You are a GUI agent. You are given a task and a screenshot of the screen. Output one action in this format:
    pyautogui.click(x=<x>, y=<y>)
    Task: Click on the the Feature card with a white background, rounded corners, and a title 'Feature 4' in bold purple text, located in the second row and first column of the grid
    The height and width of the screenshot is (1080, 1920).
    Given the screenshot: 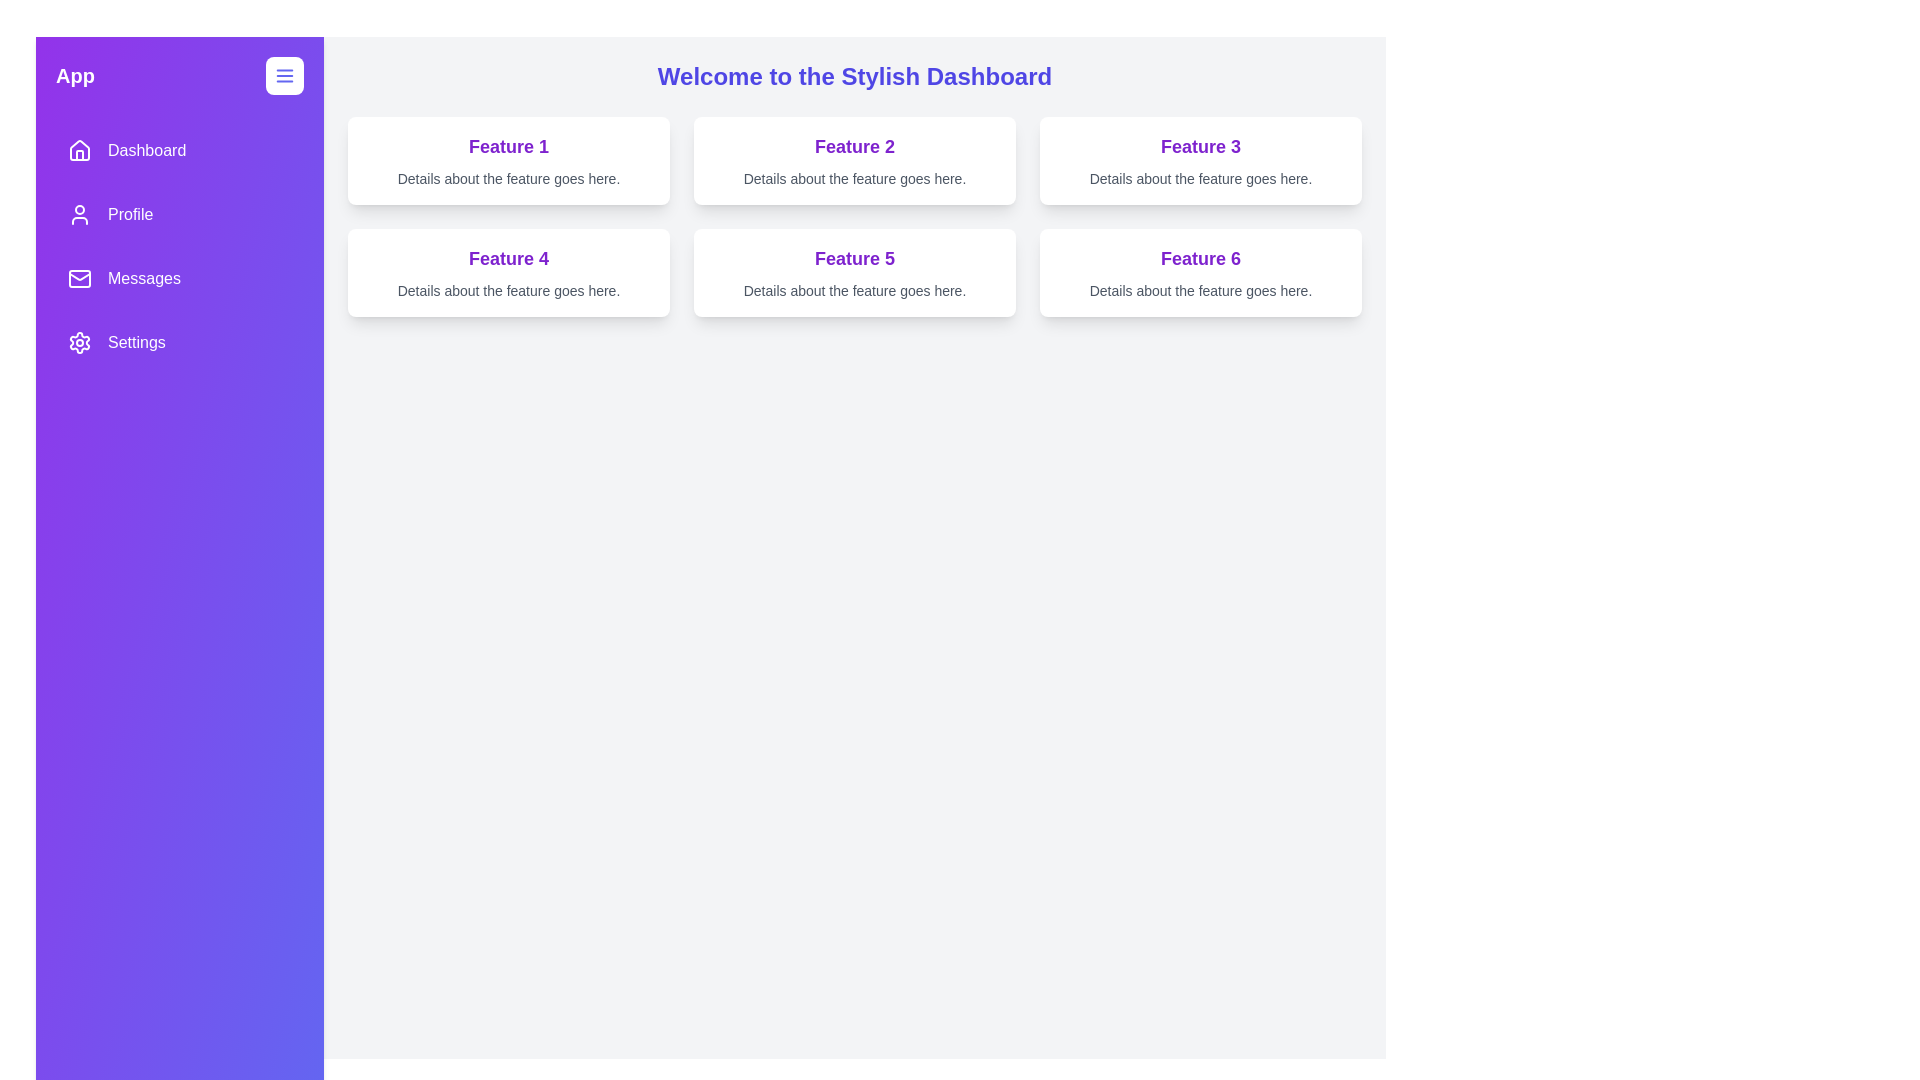 What is the action you would take?
    pyautogui.click(x=508, y=273)
    